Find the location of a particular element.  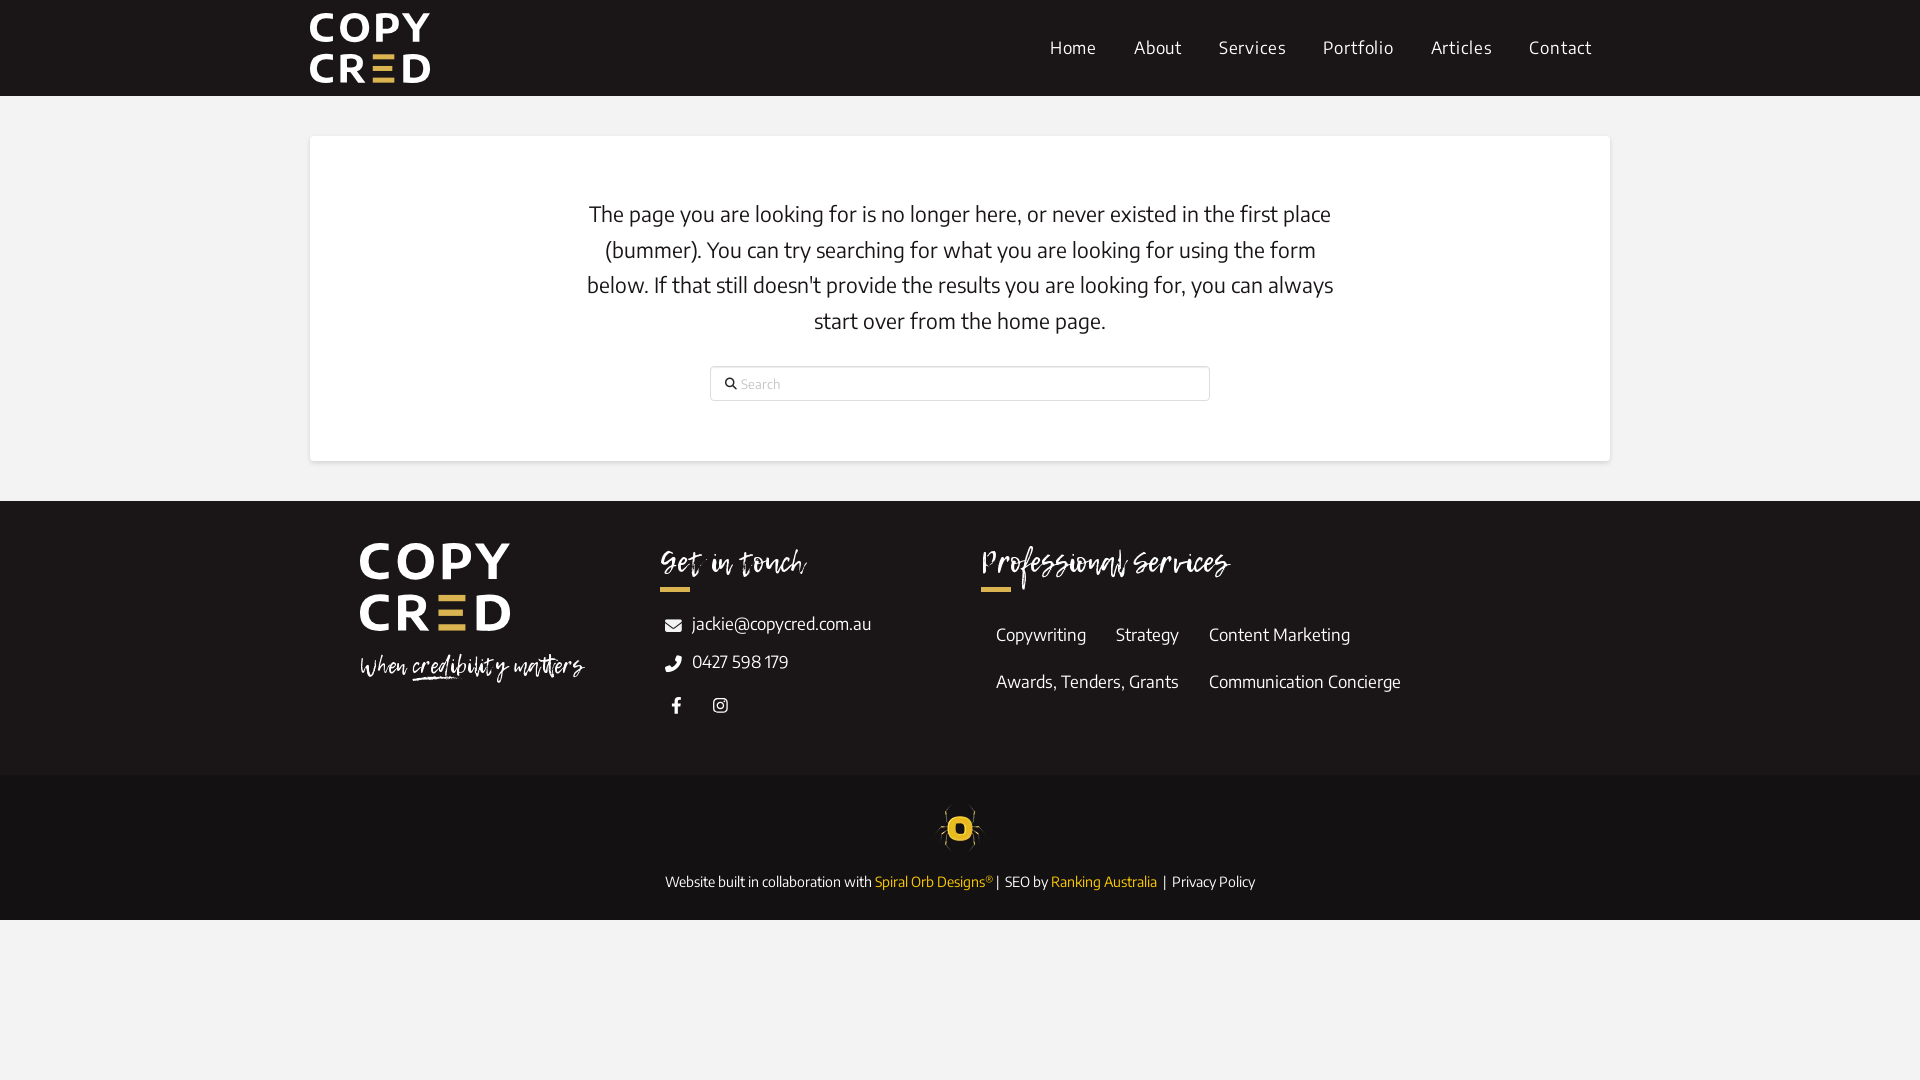

'Communication Concierge' is located at coordinates (1305, 681).